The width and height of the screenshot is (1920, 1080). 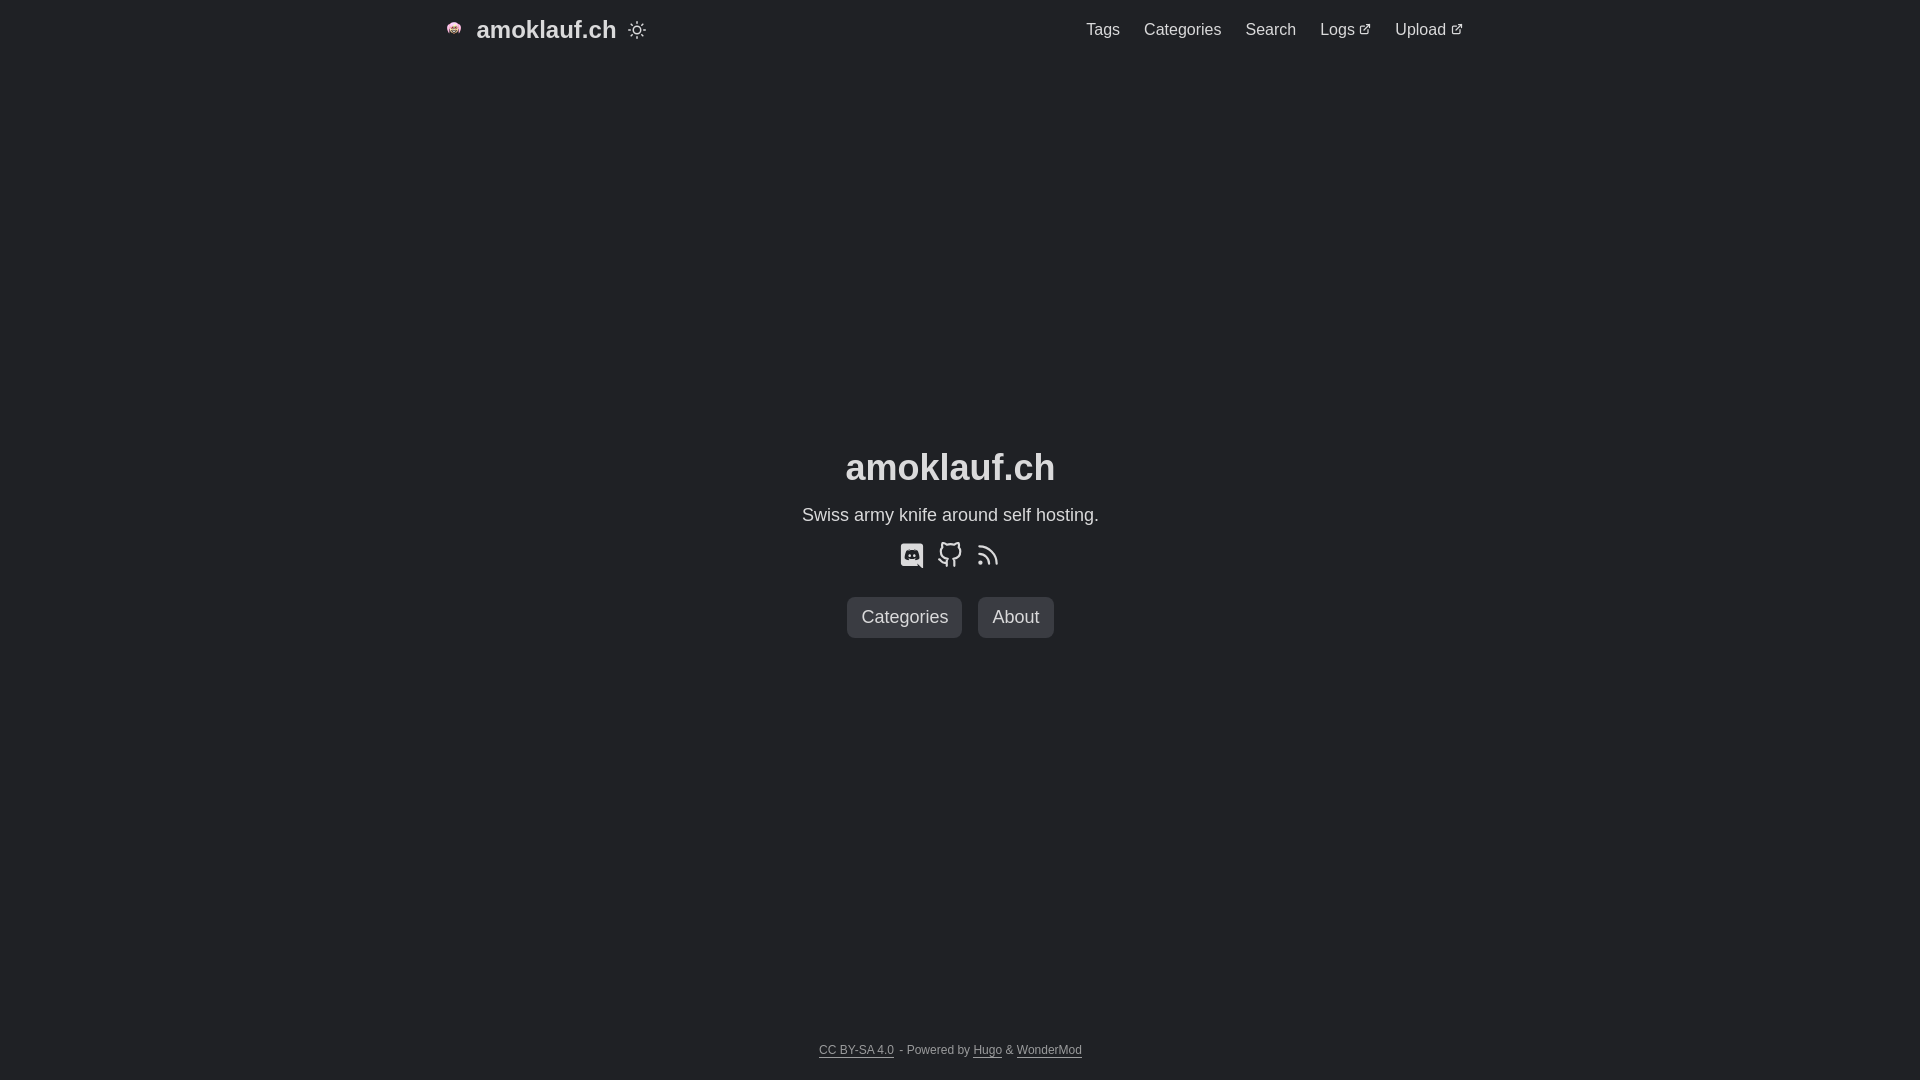 I want to click on 'Tags', so click(x=1102, y=30).